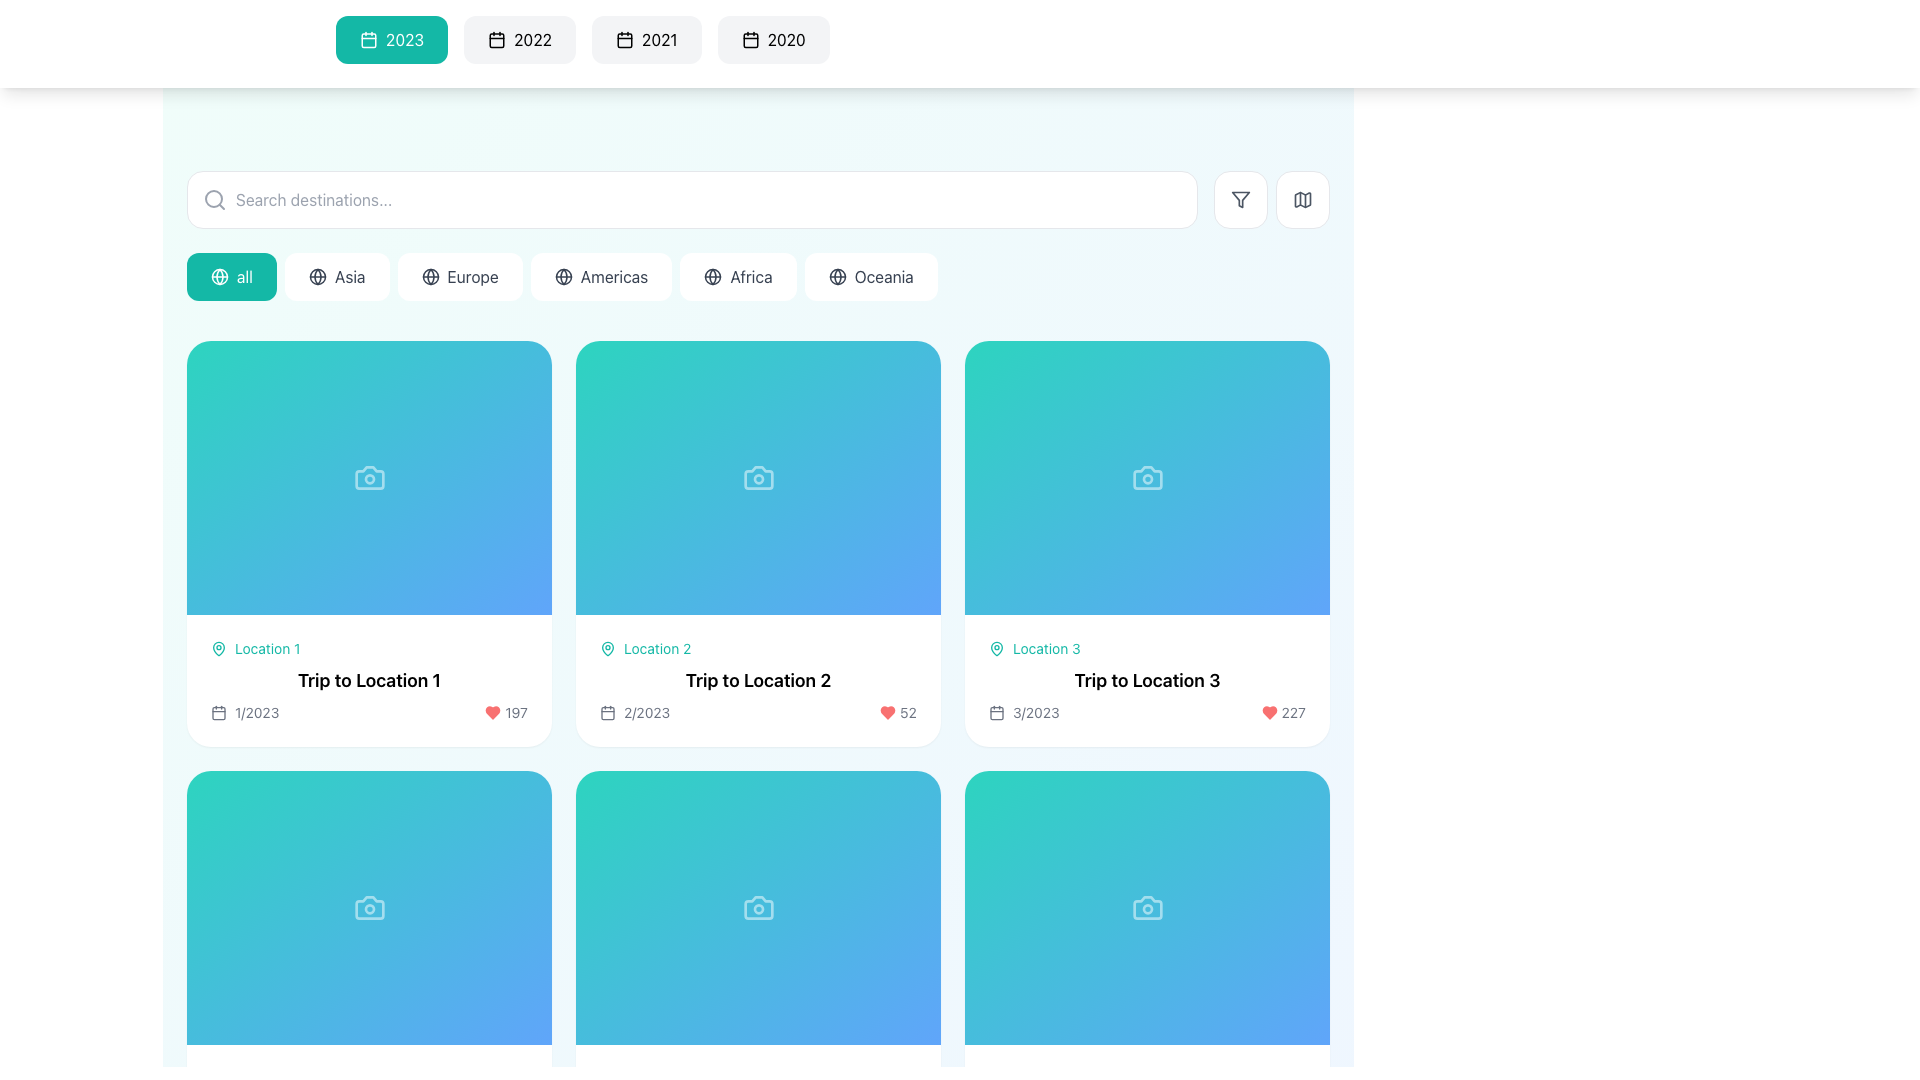 This screenshot has width=1920, height=1080. What do you see at coordinates (997, 648) in the screenshot?
I see `the teal map pin icon that represents 'Location 3', which is positioned to the left of the text in the header of the card labeled 'Trip to Location 3'` at bounding box center [997, 648].